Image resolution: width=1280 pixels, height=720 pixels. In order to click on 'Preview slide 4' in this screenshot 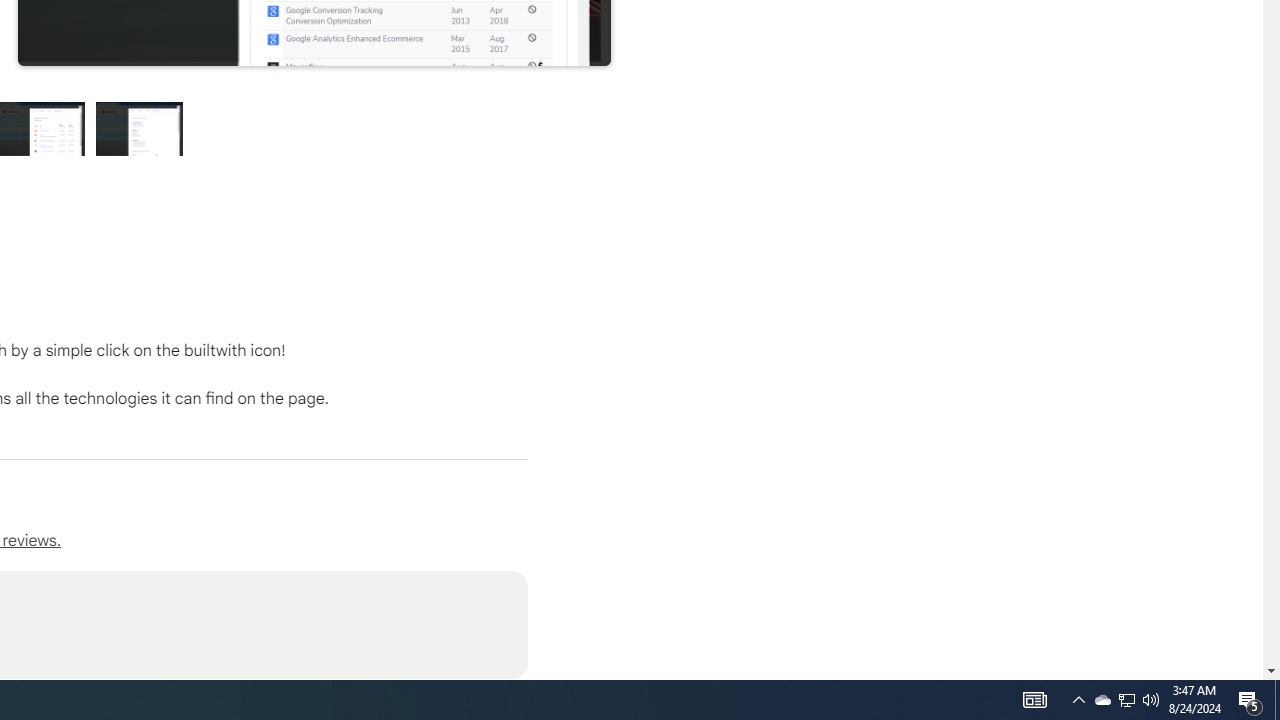, I will do `click(139, 128)`.